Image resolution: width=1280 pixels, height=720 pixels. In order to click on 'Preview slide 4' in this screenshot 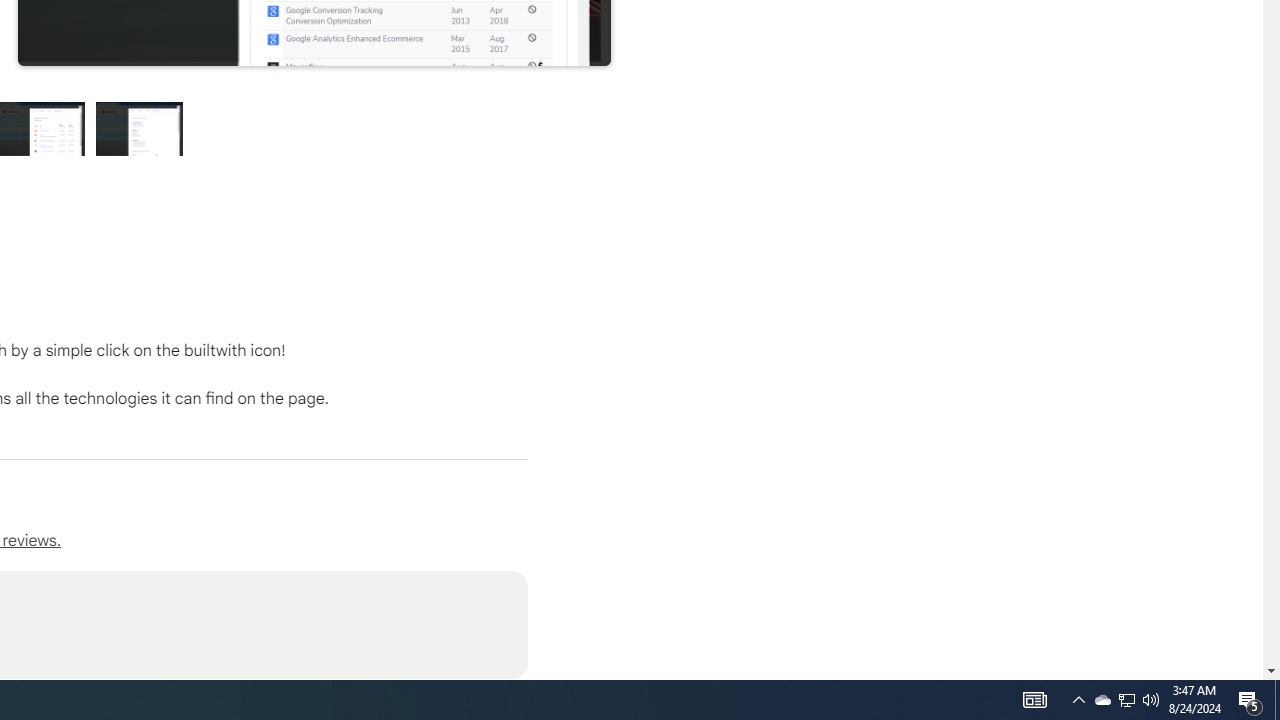, I will do `click(139, 128)`.